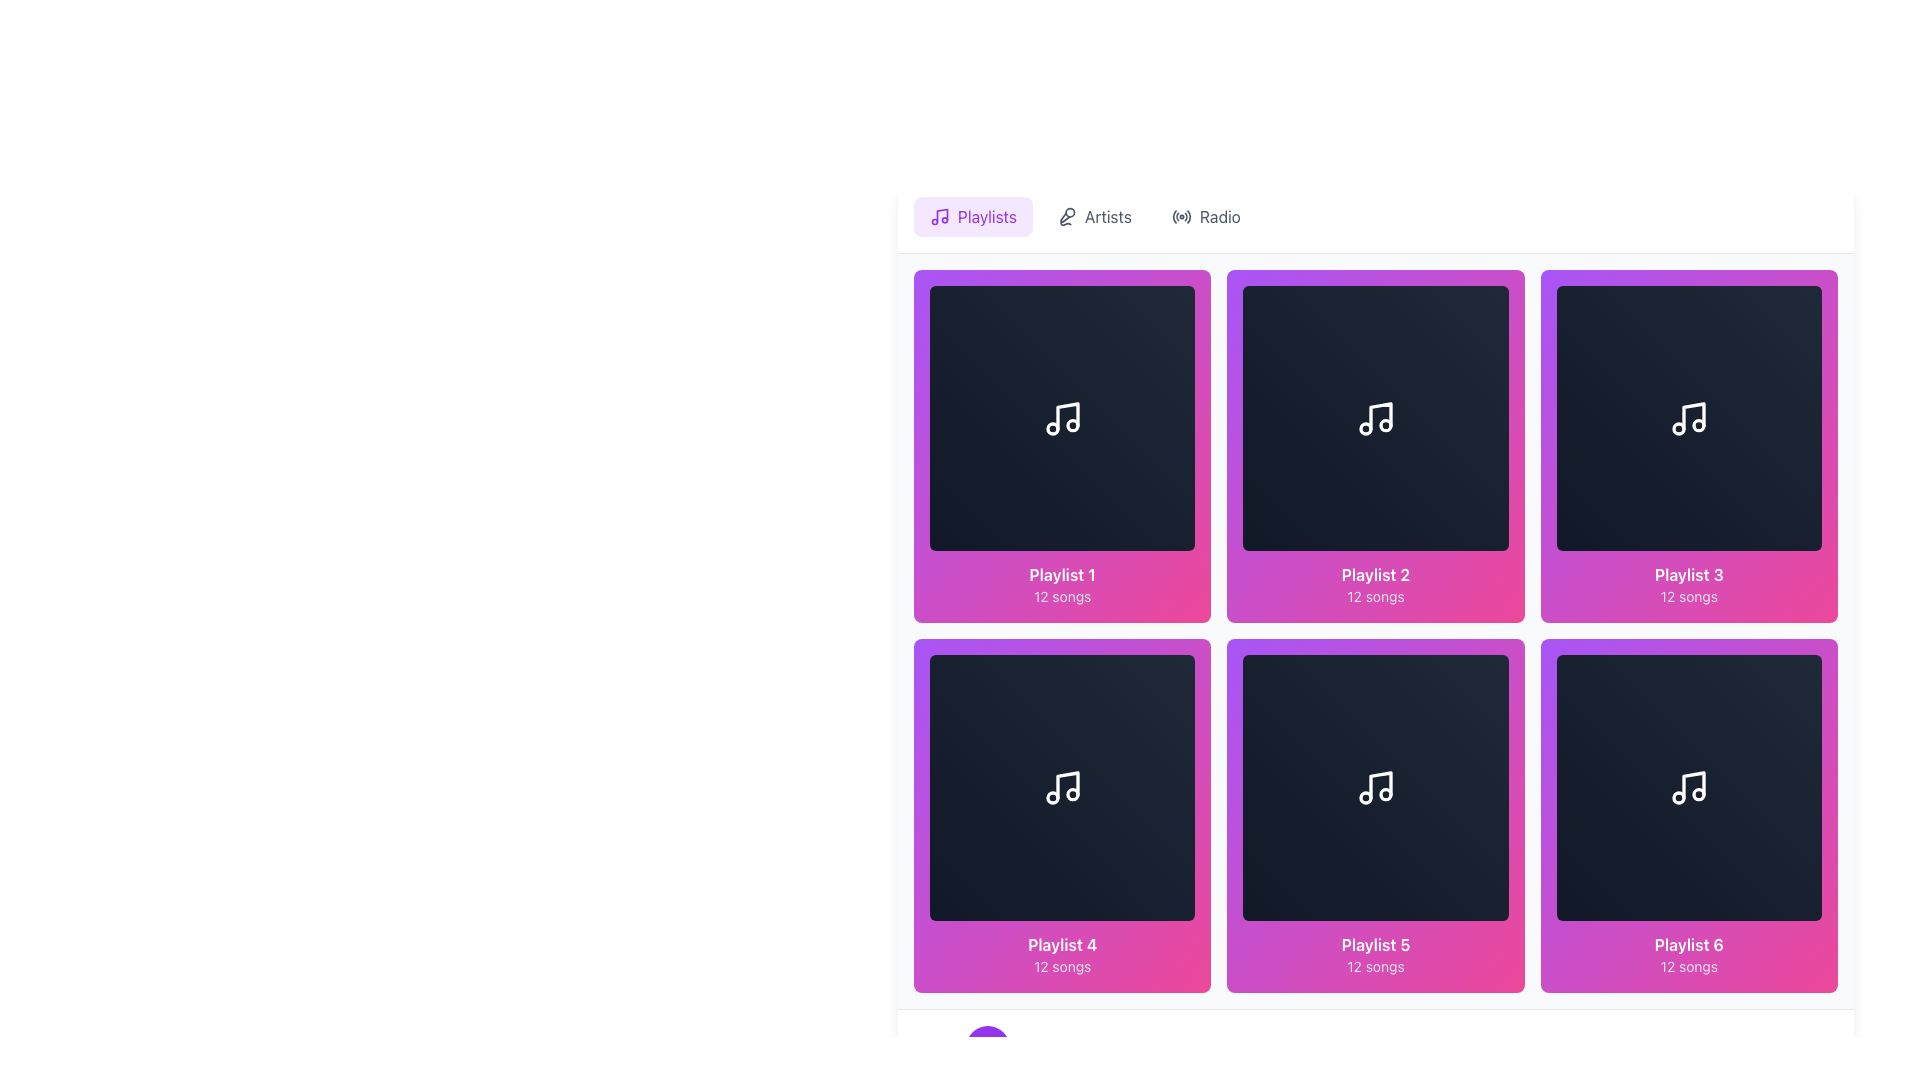  Describe the element at coordinates (1061, 786) in the screenshot. I see `the musical note icon located in the center of the fourth card in the second row of the grid layout, which represents audio-related content` at that location.